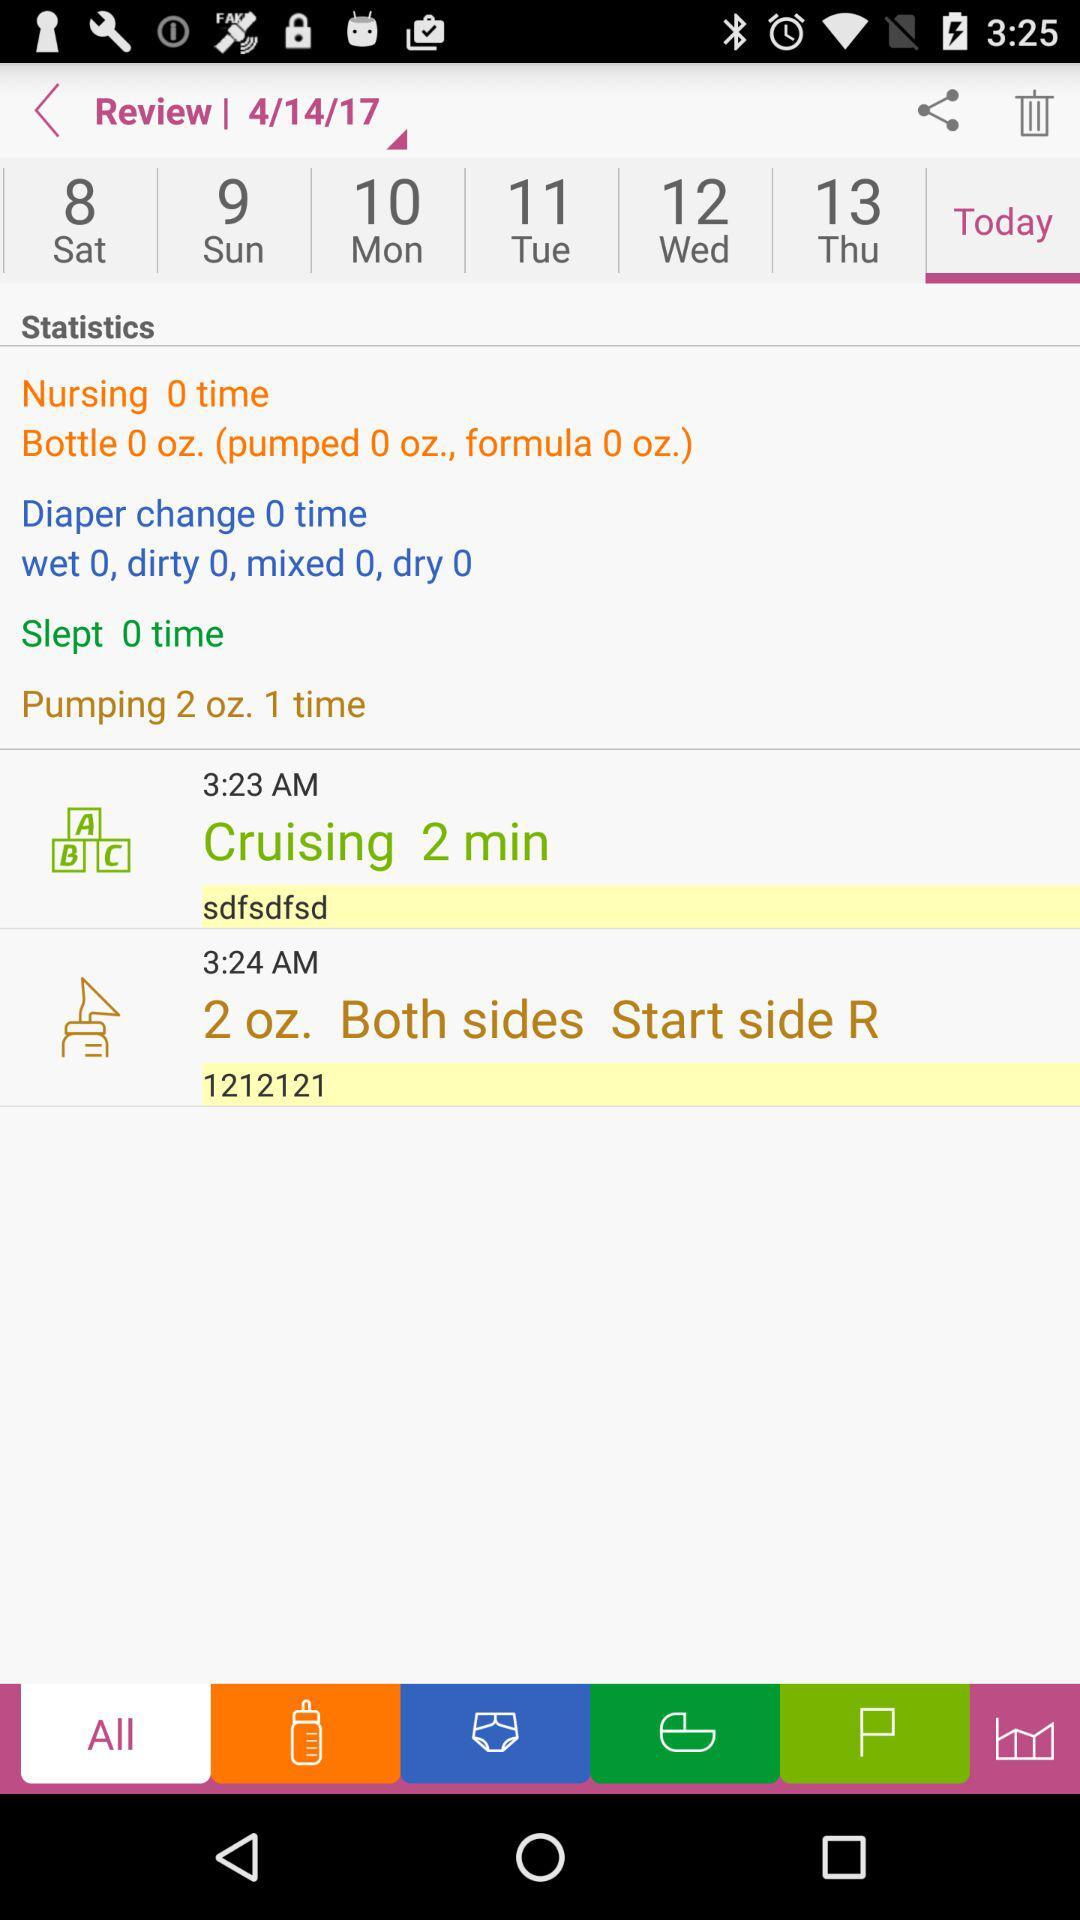  I want to click on go statistics, so click(1024, 1737).